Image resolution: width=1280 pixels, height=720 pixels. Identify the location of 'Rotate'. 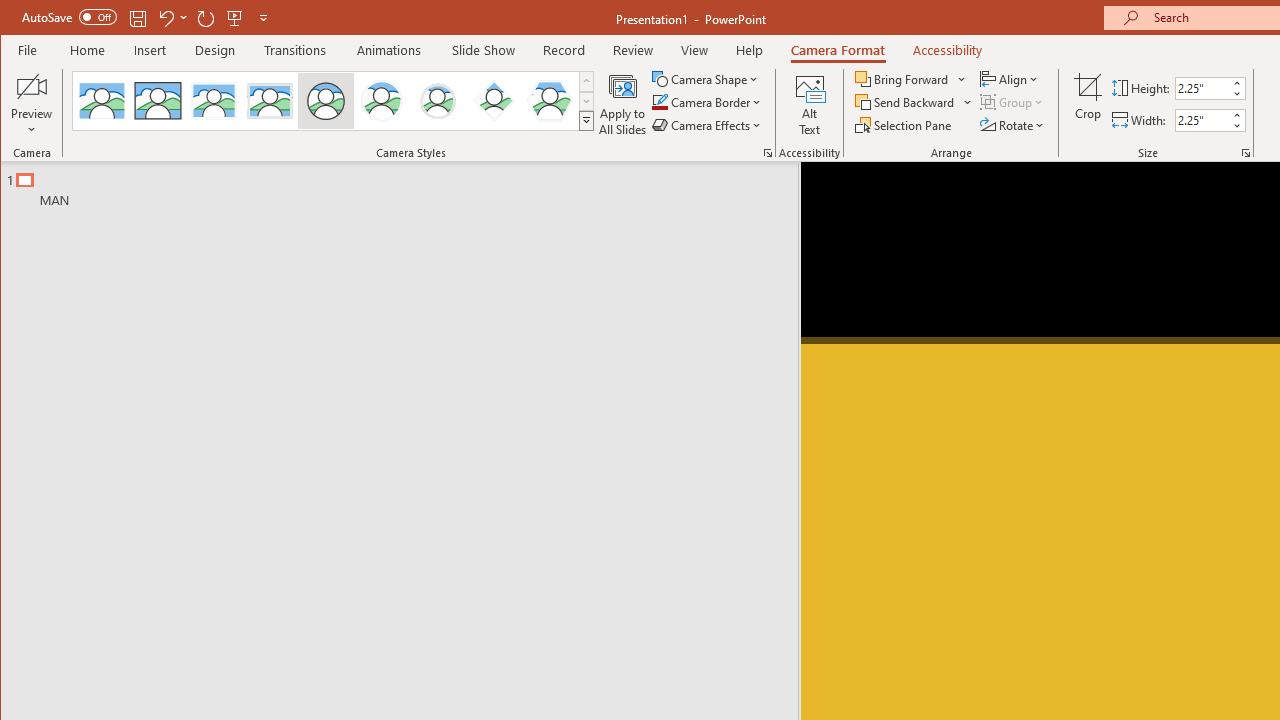
(1013, 125).